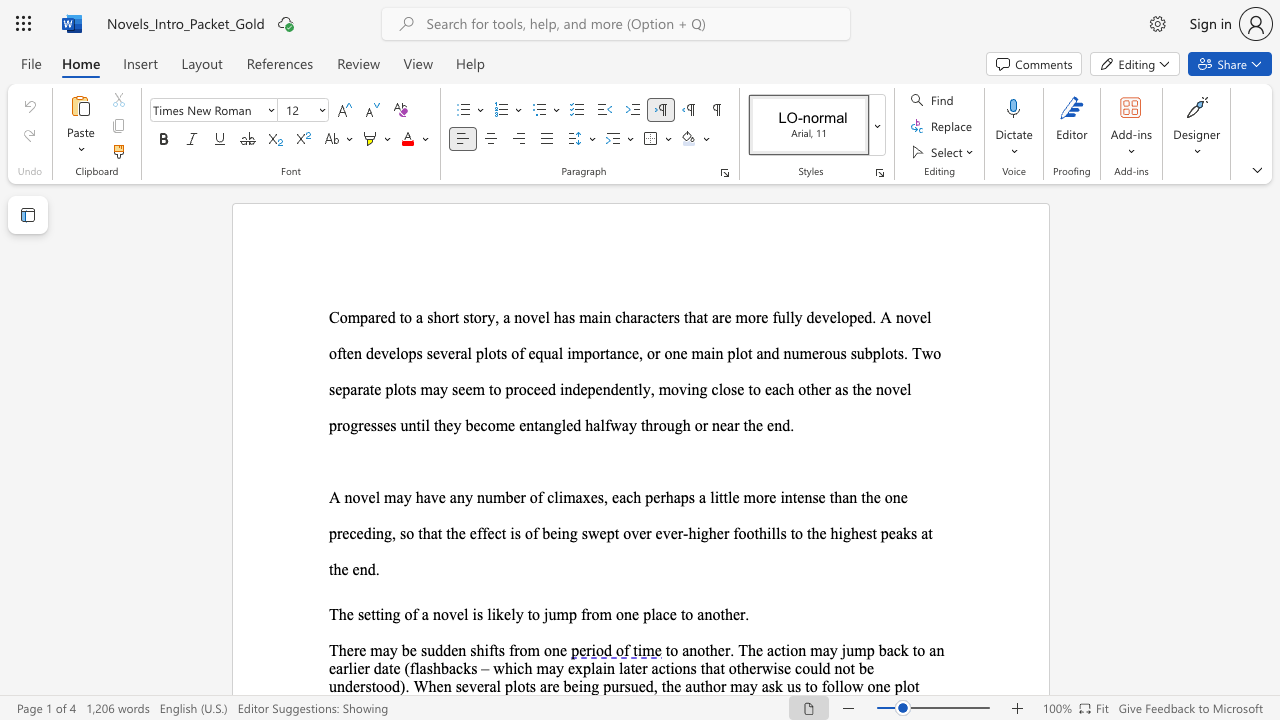 This screenshot has width=1280, height=720. I want to click on the subset text "nother." within the text "The setting of a novel is likely to jump from one place to another.", so click(704, 613).